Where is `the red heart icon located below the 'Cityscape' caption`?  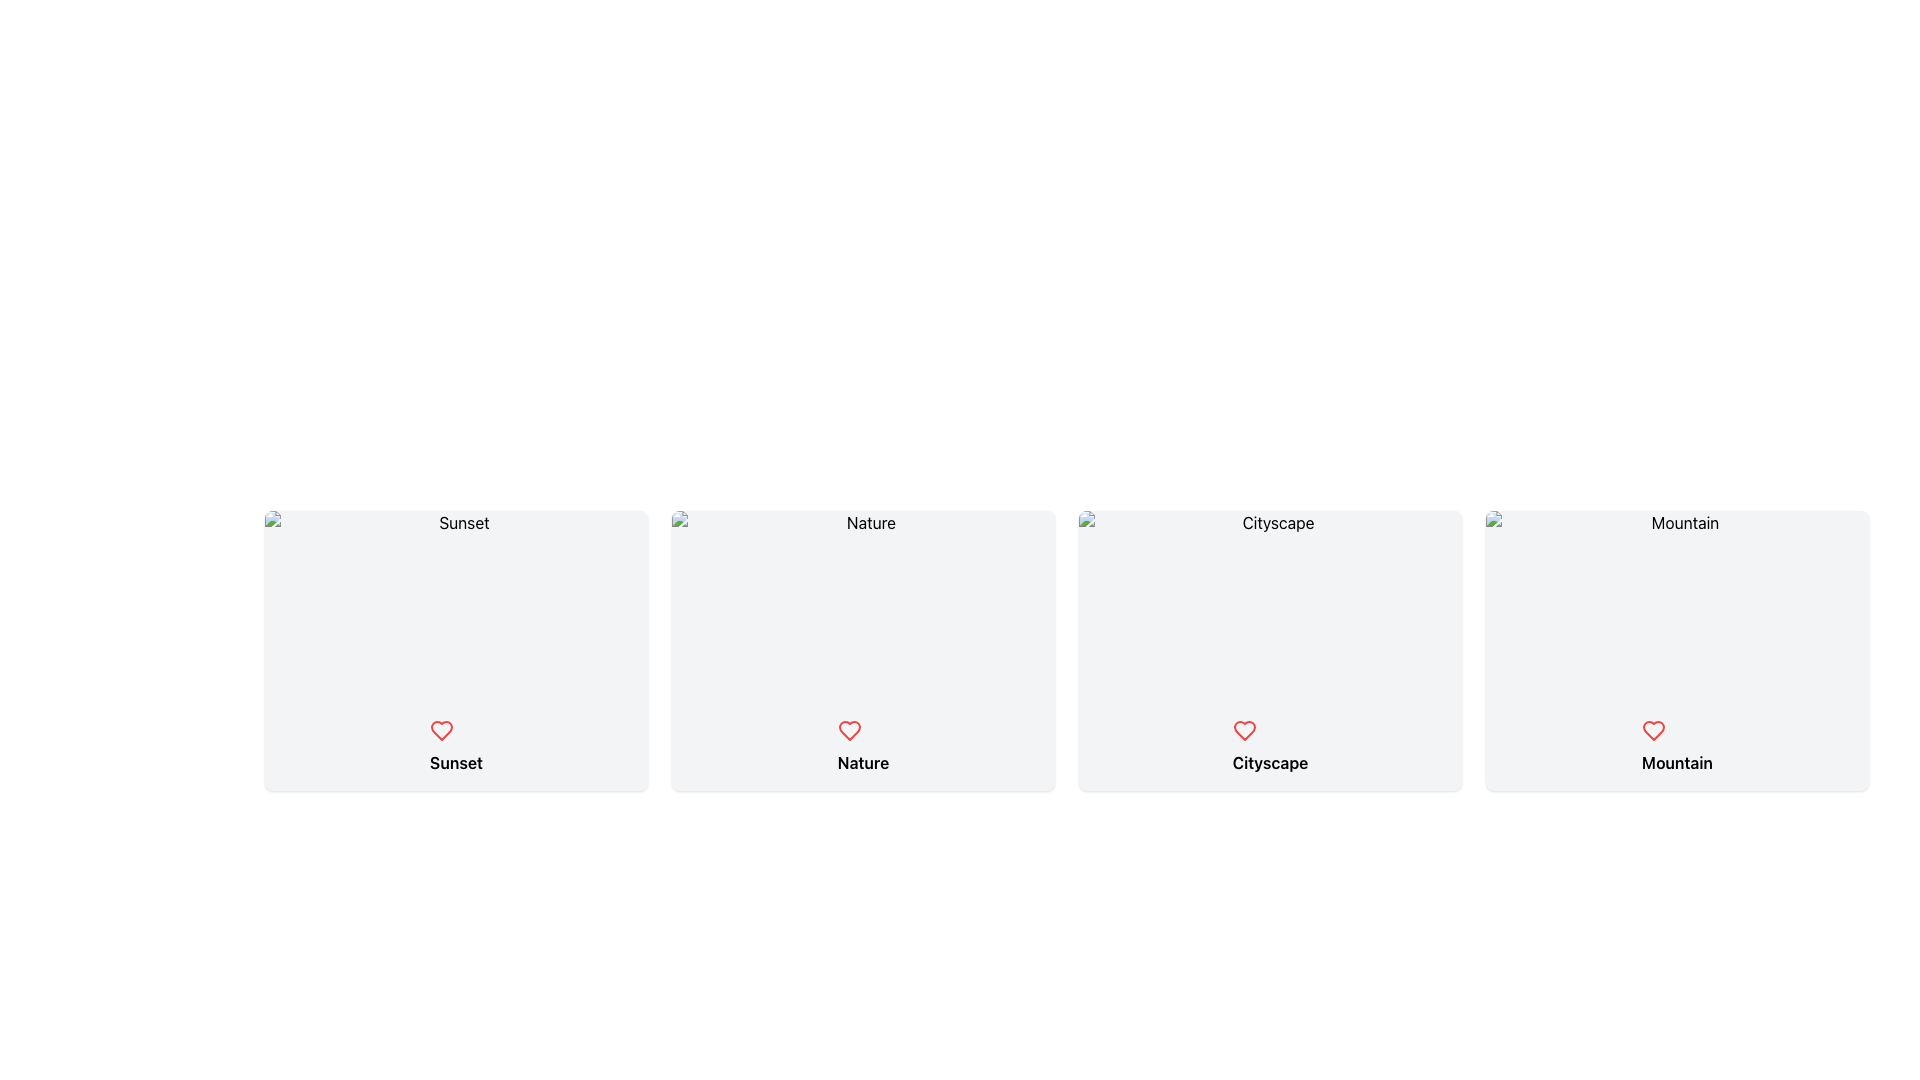 the red heart icon located below the 'Cityscape' caption is located at coordinates (1243, 731).